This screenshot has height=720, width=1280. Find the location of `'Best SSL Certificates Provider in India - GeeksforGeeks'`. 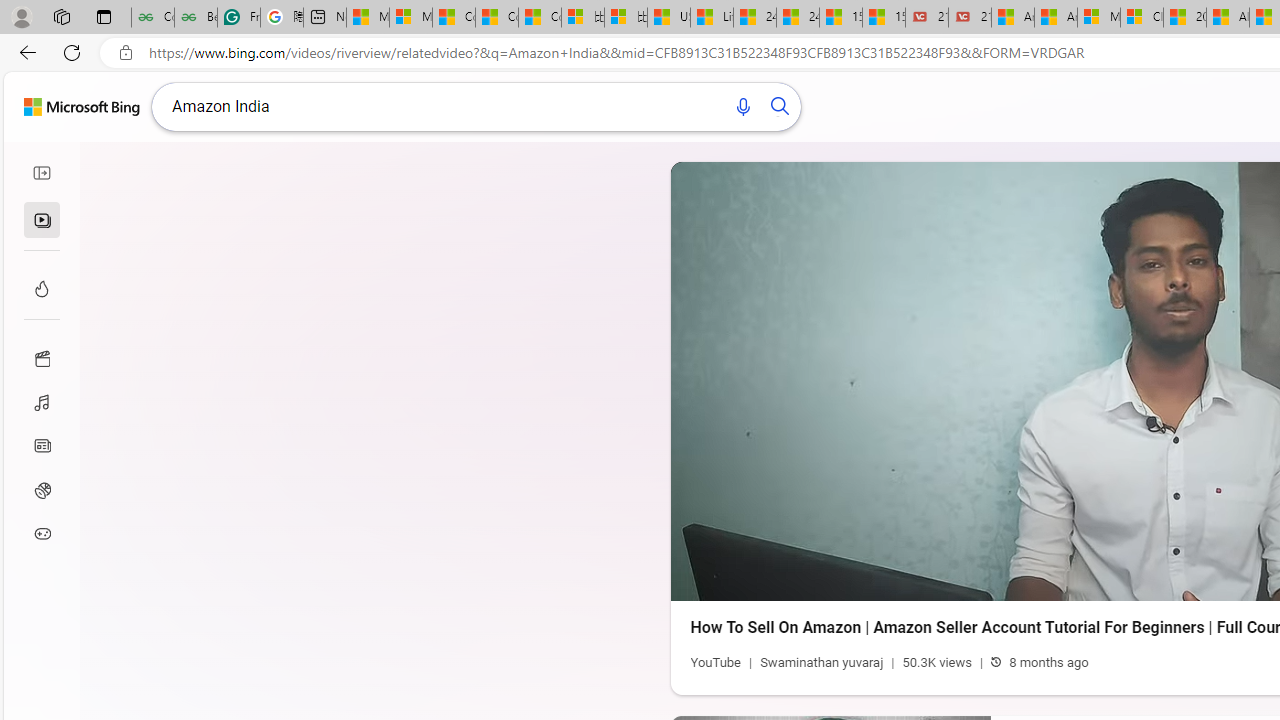

'Best SSL Certificates Provider in India - GeeksforGeeks' is located at coordinates (196, 17).